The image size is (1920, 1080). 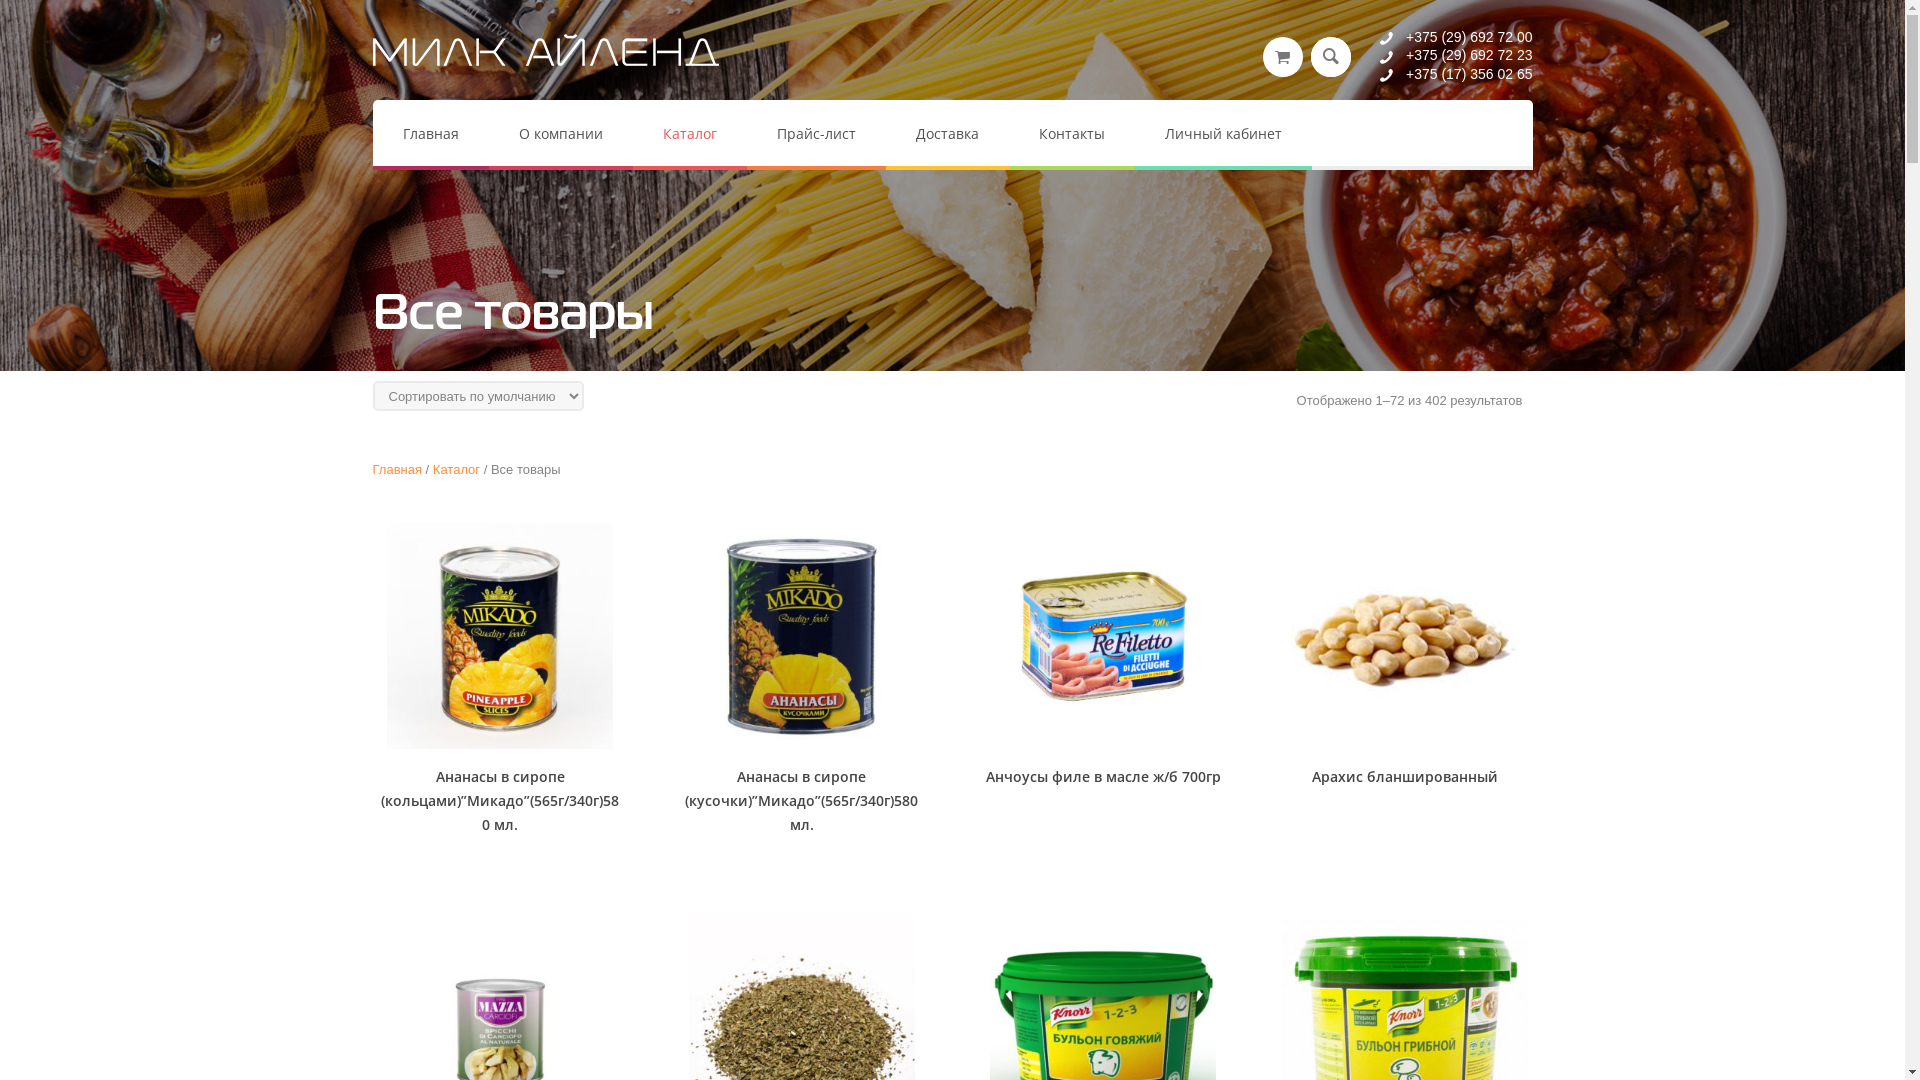 What do you see at coordinates (499, 636) in the screenshot?
I see `'18513c49-0478-11eb-8105-50e5493adf07'` at bounding box center [499, 636].